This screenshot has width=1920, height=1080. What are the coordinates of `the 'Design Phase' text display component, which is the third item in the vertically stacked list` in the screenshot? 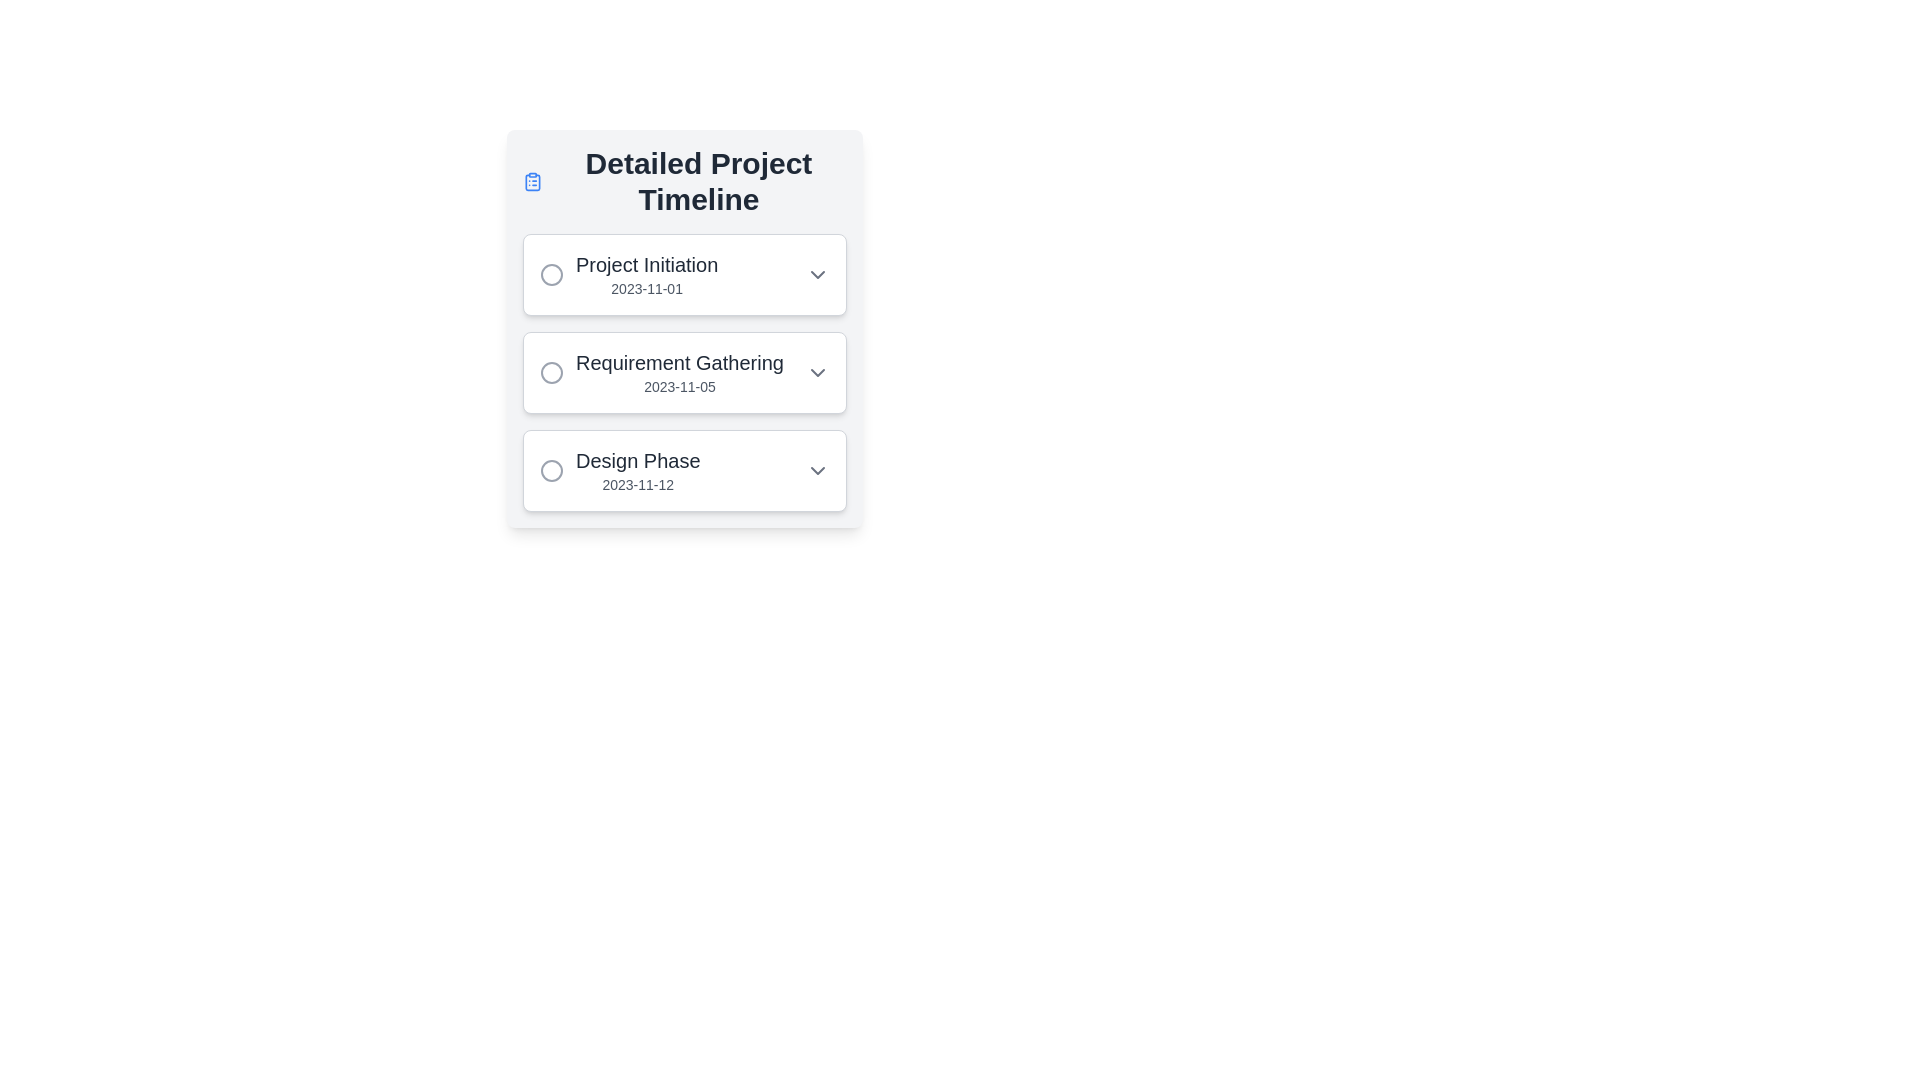 It's located at (637, 470).